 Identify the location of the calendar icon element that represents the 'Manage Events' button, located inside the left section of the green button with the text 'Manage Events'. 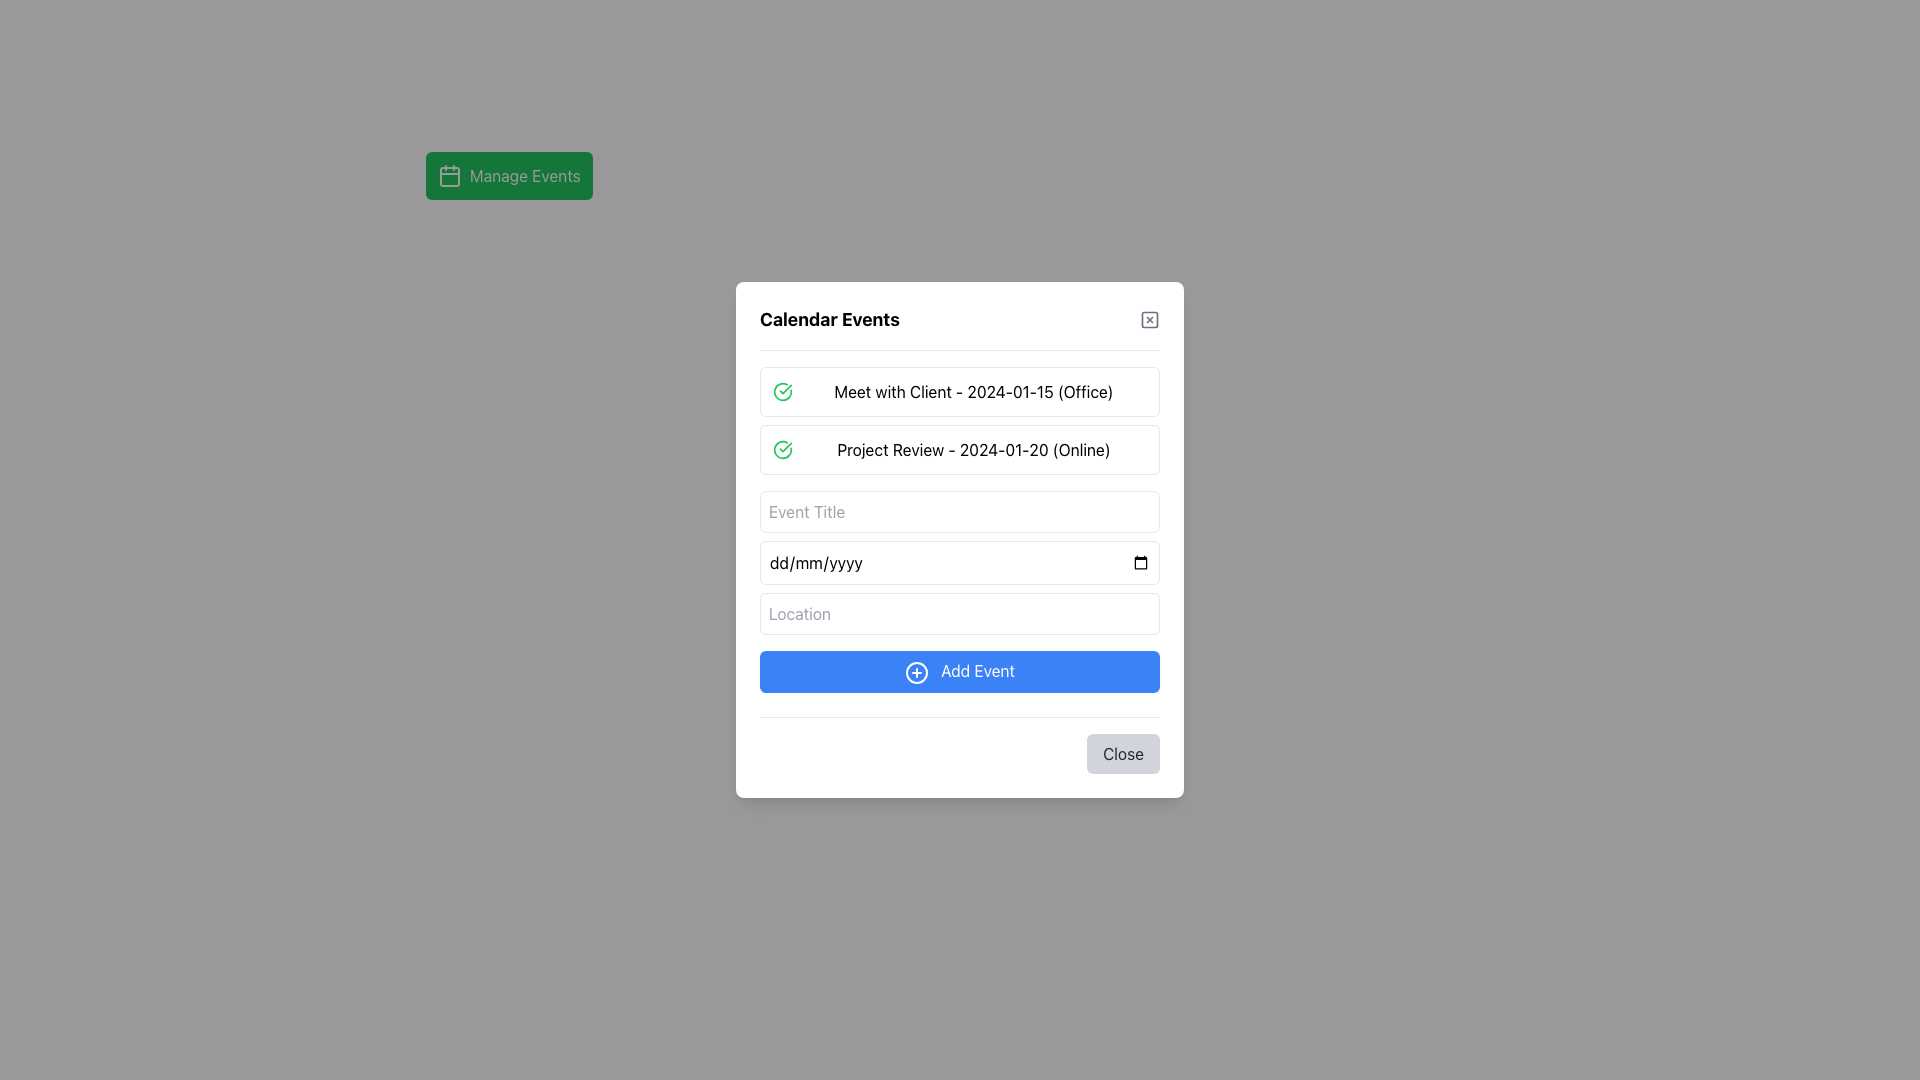
(449, 176).